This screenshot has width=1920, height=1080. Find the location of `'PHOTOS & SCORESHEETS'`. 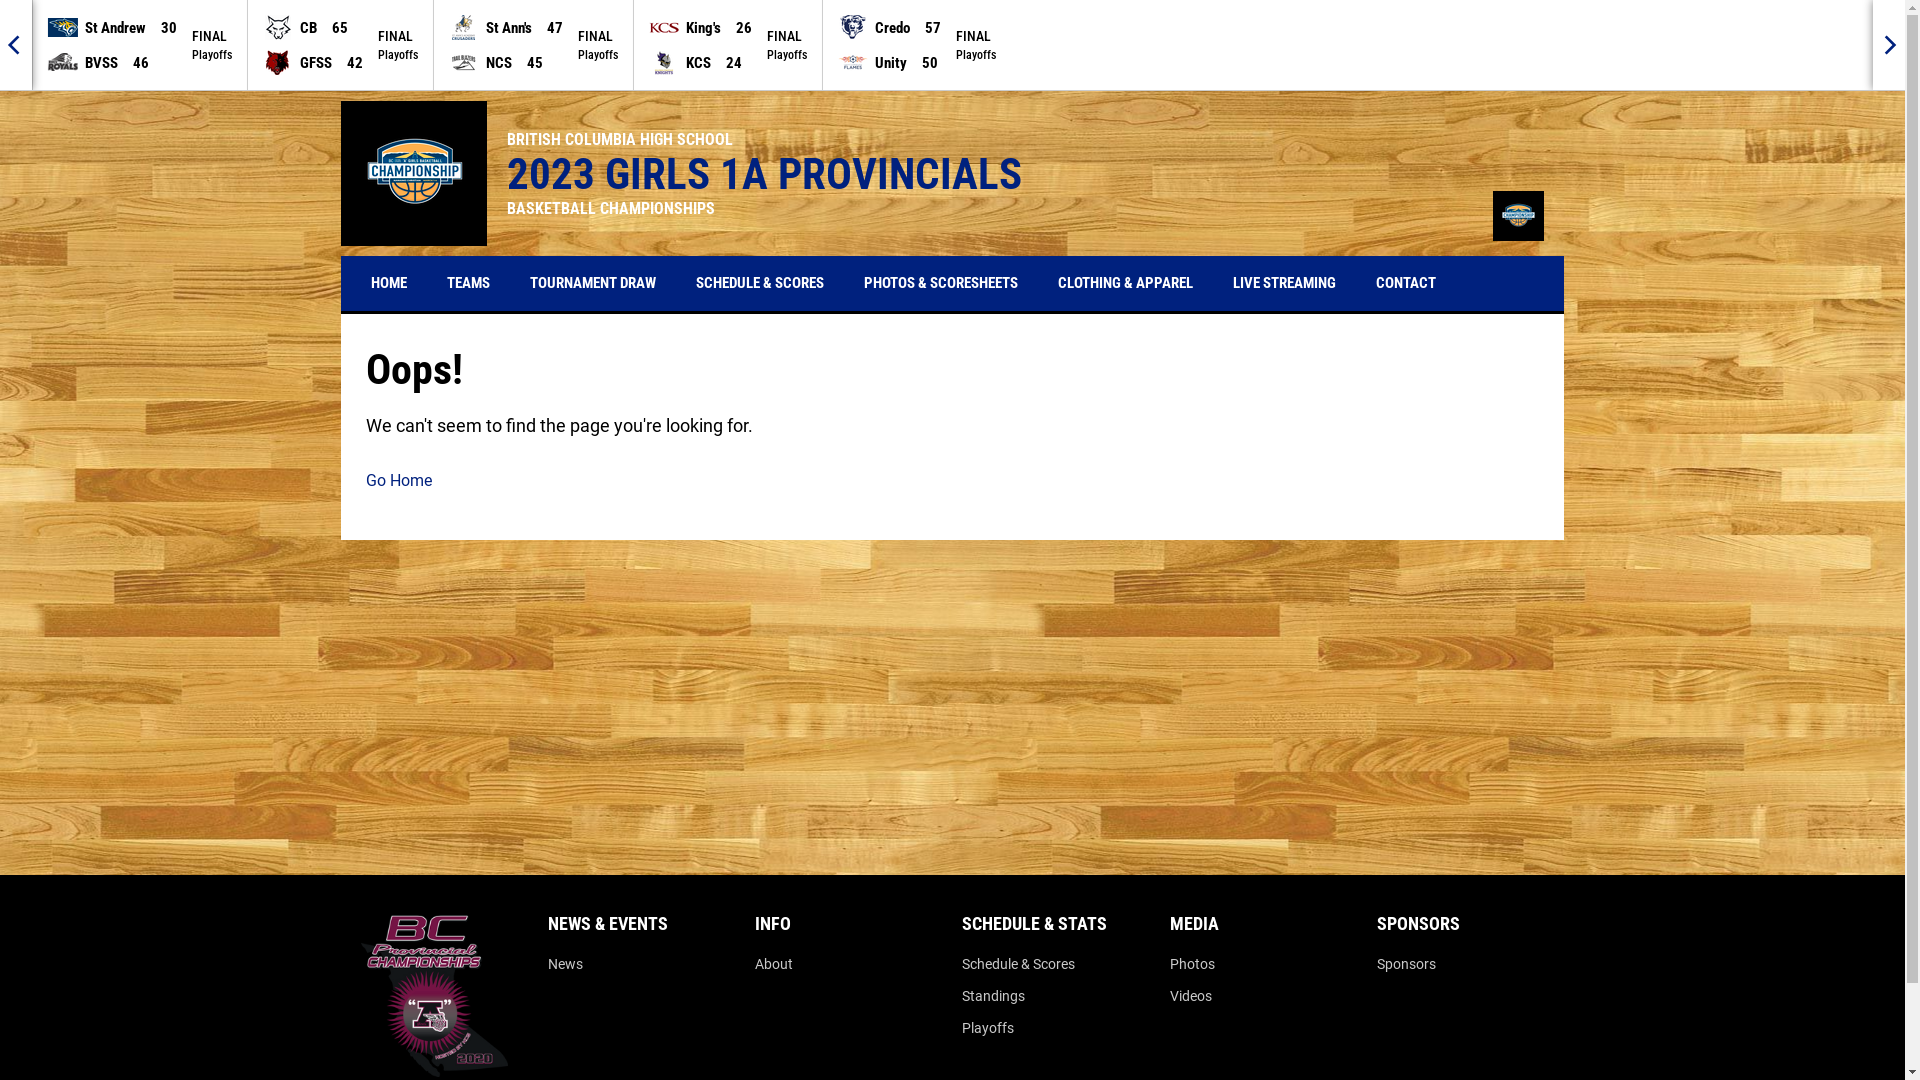

'PHOTOS & SCORESHEETS' is located at coordinates (849, 283).